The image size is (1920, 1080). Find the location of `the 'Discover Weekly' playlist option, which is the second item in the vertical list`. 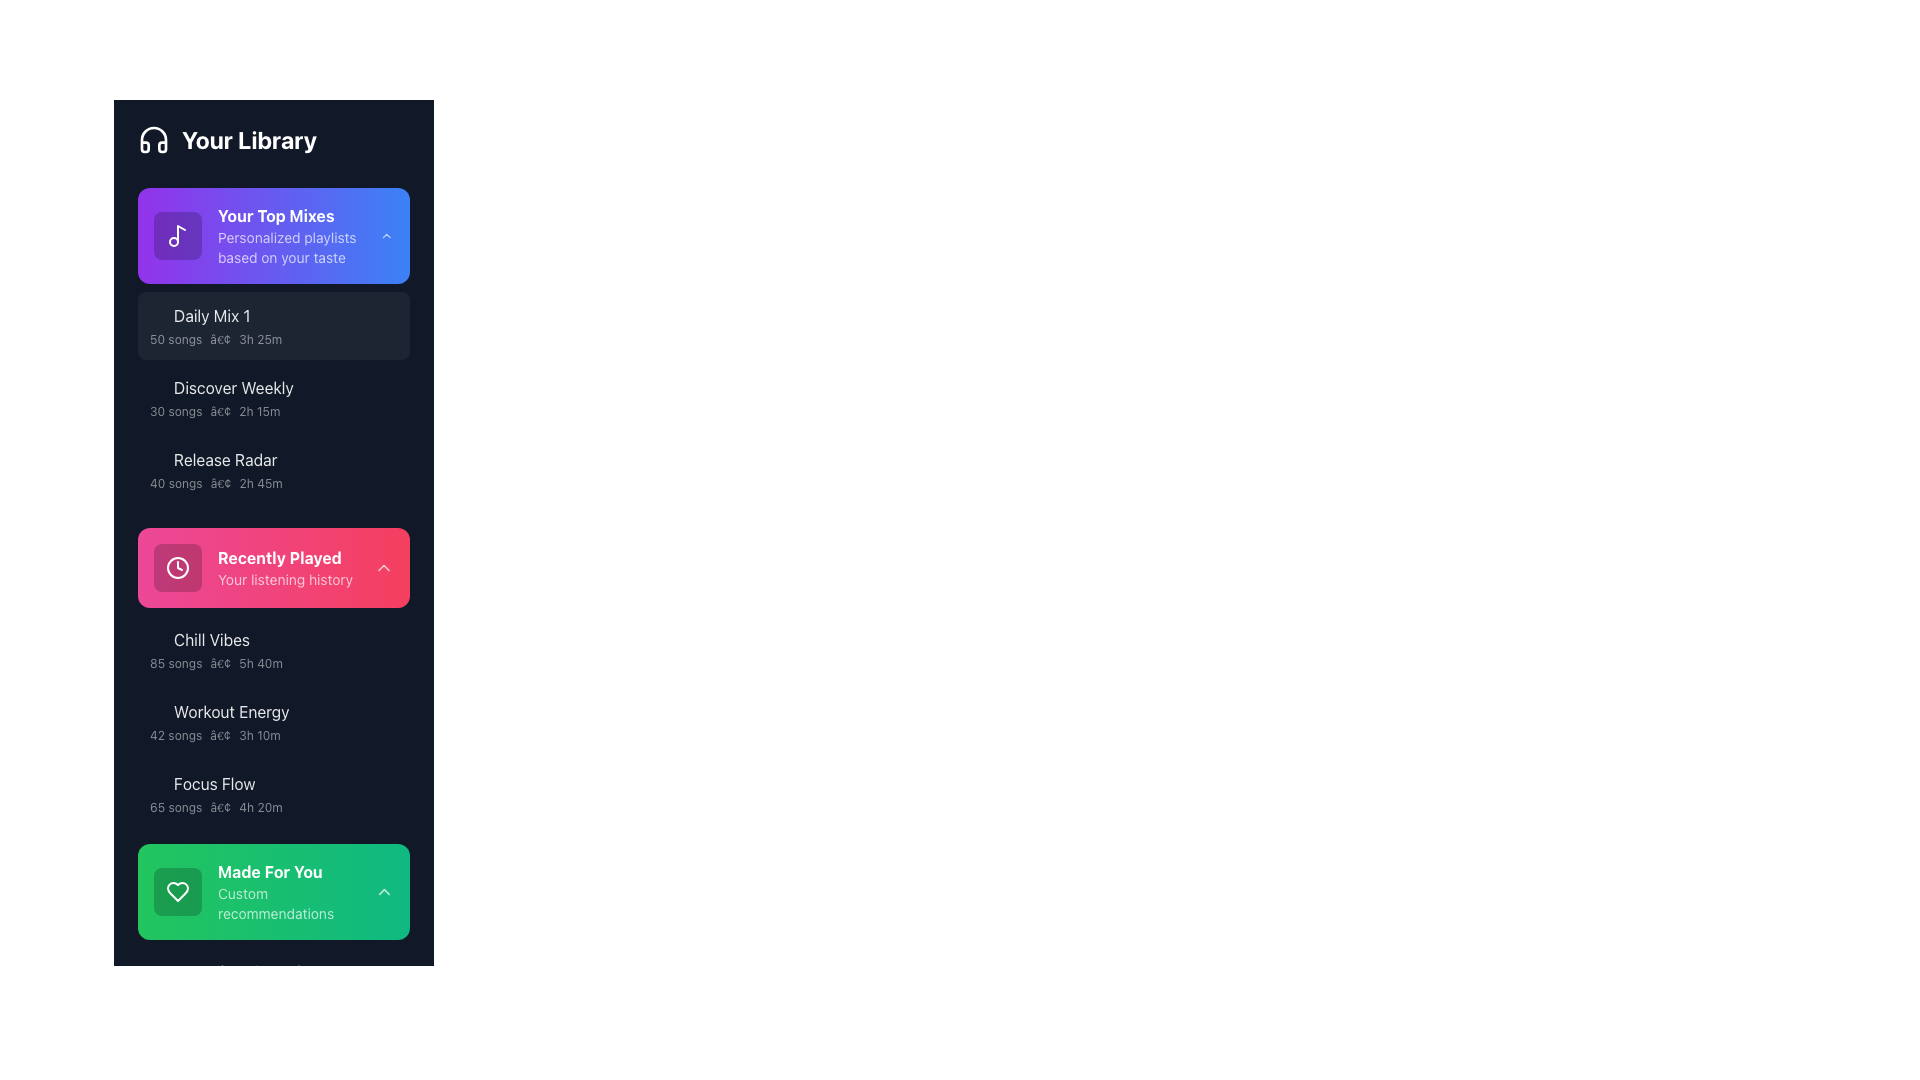

the 'Discover Weekly' playlist option, which is the second item in the vertical list is located at coordinates (272, 397).